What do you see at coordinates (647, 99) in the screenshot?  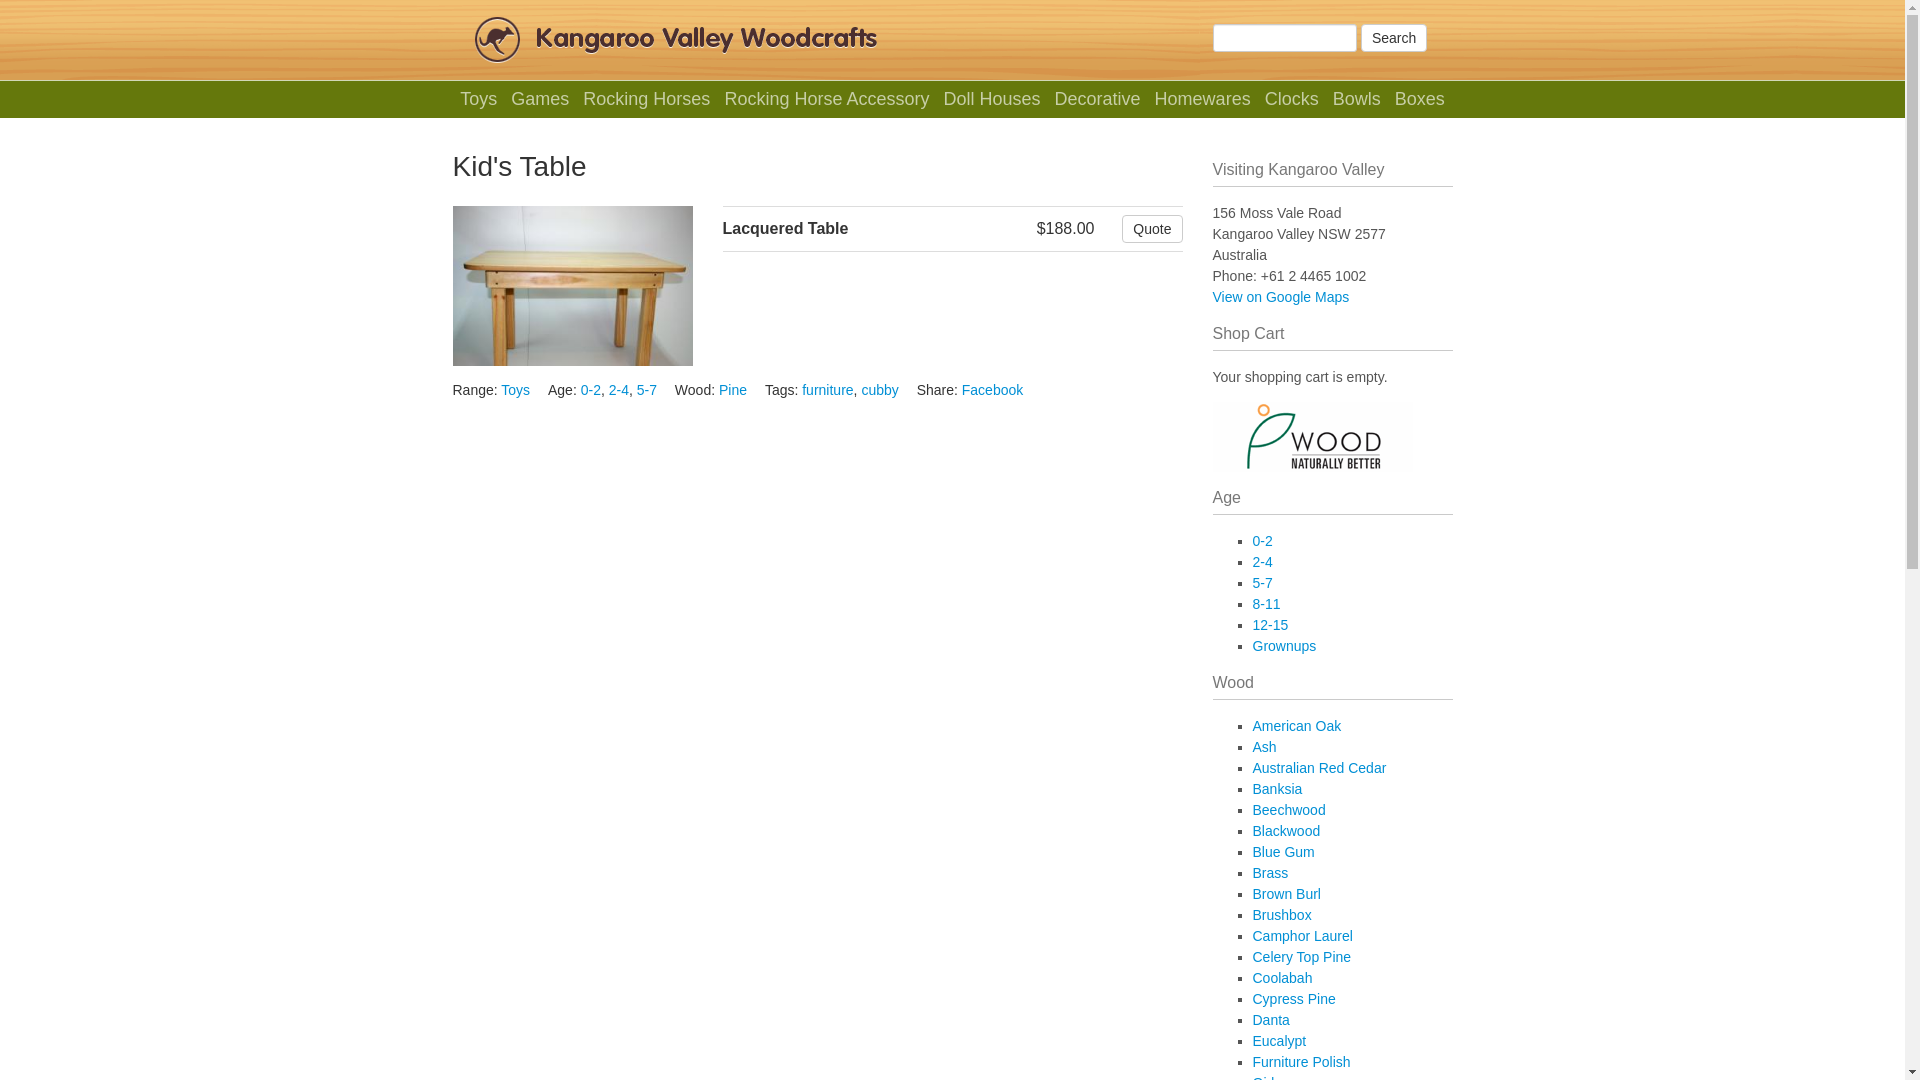 I see `'Rocking Horses'` at bounding box center [647, 99].